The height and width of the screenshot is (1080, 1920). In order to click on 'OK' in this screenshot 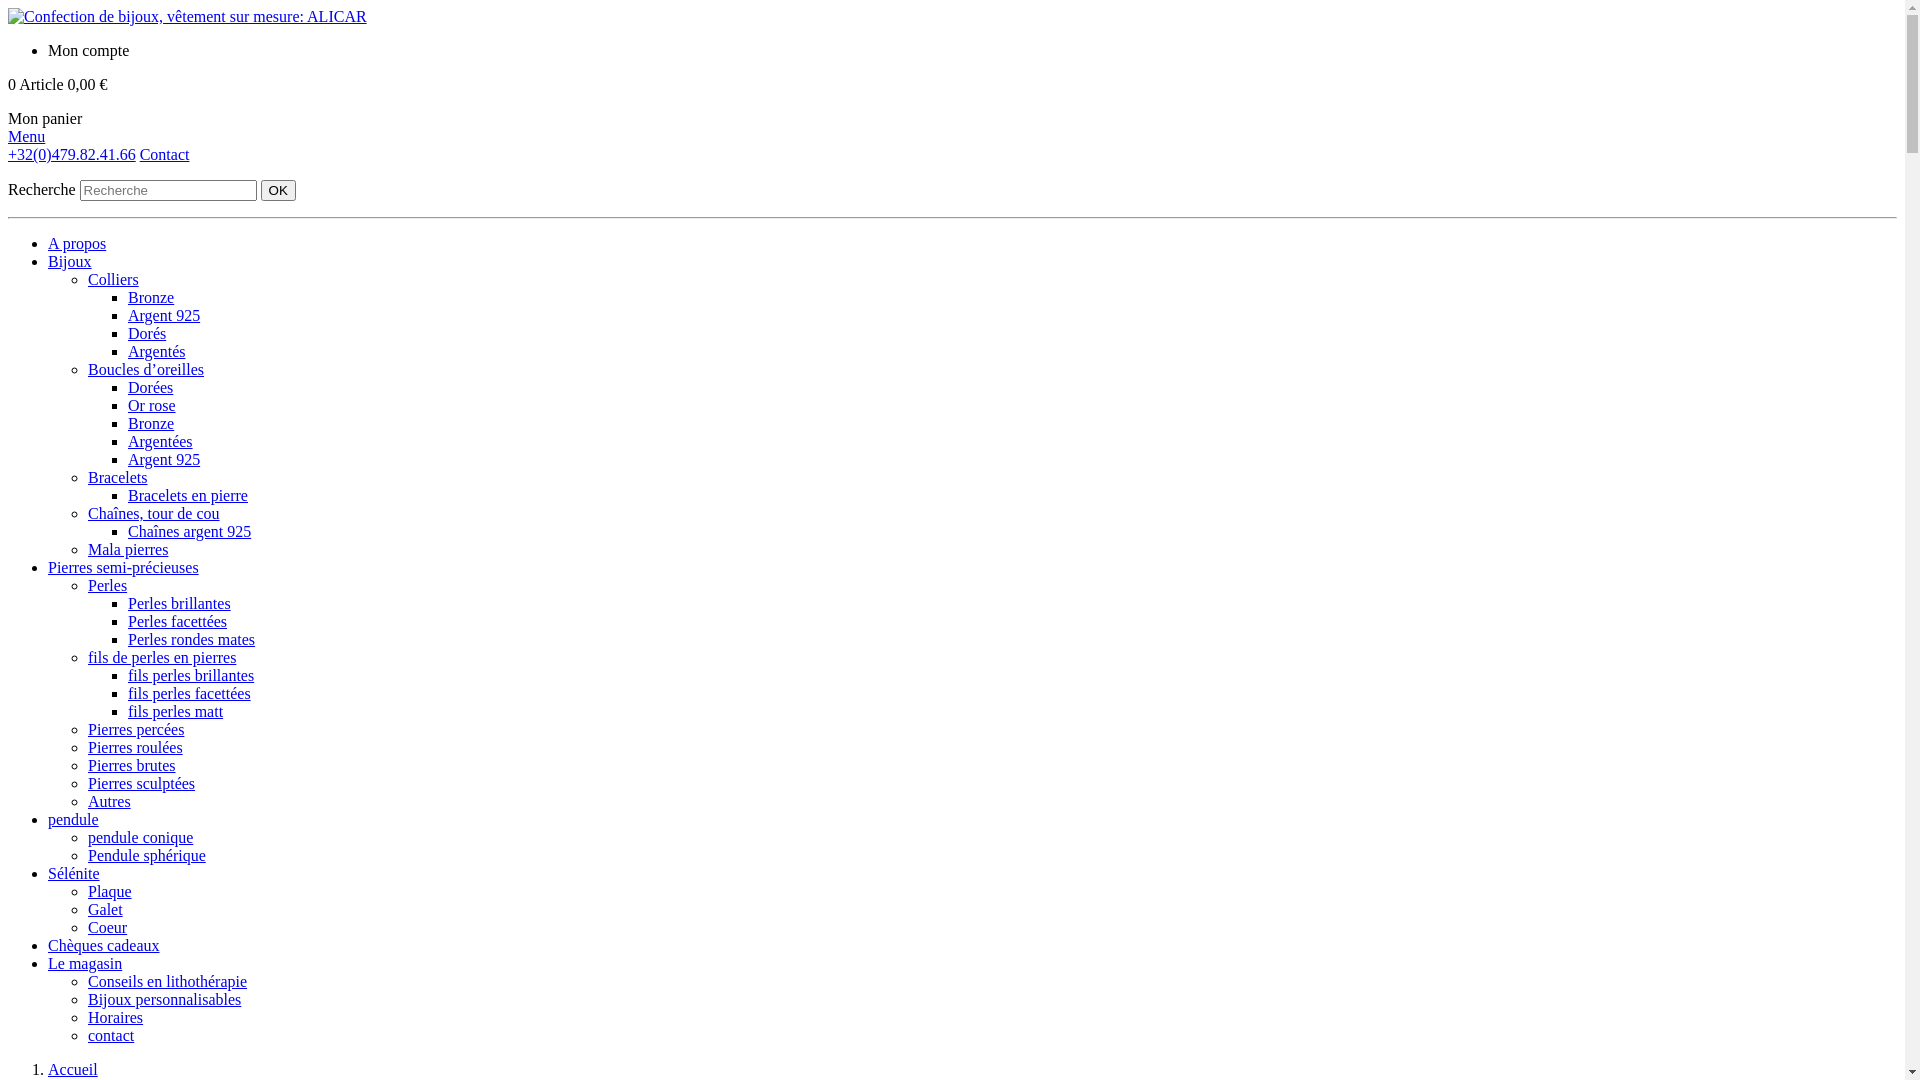, I will do `click(277, 190)`.